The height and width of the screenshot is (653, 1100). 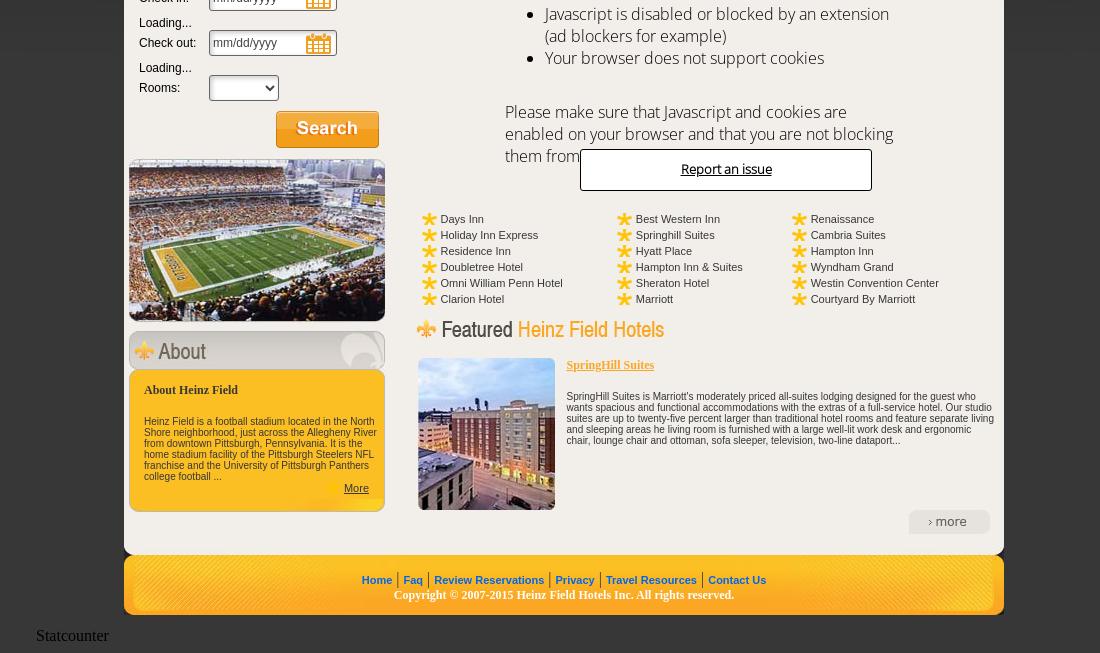 I want to click on 'Home', so click(x=376, y=579).